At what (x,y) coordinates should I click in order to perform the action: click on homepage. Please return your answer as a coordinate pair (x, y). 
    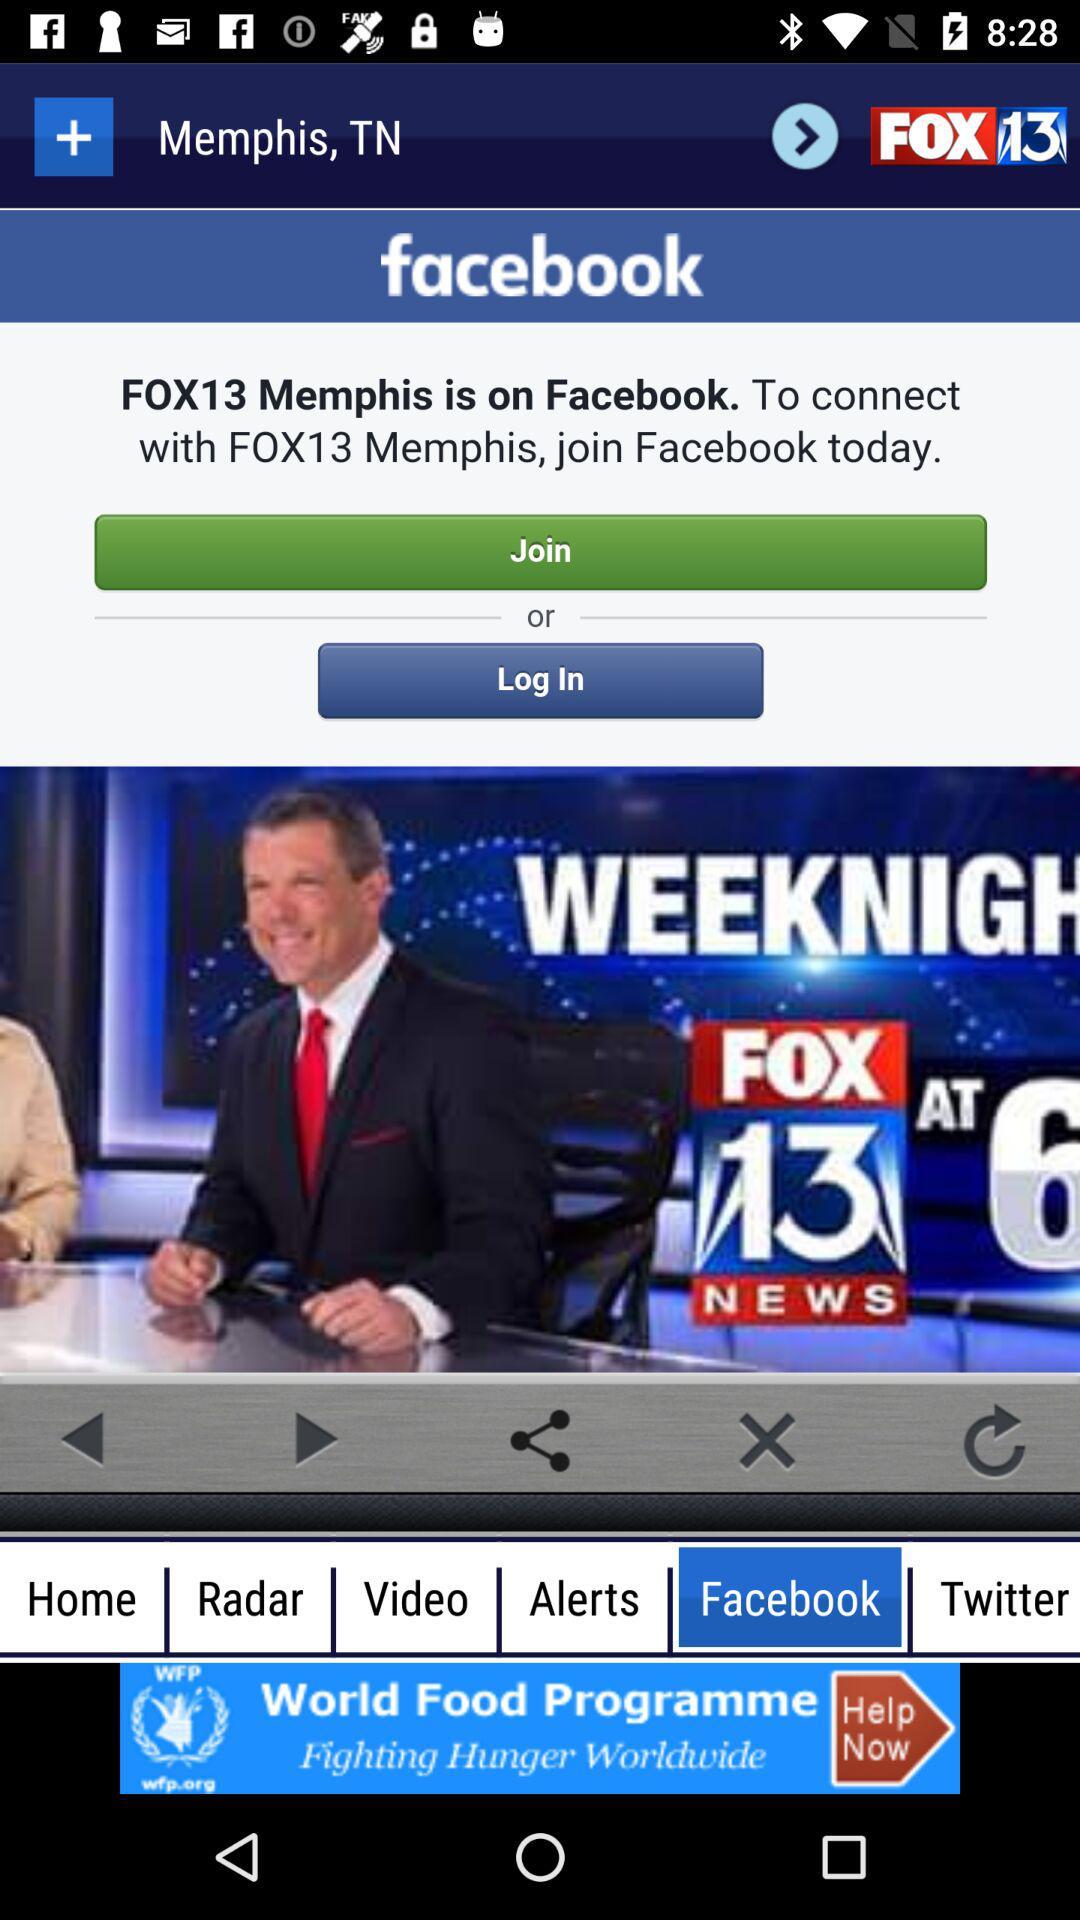
    Looking at the image, I should click on (967, 135).